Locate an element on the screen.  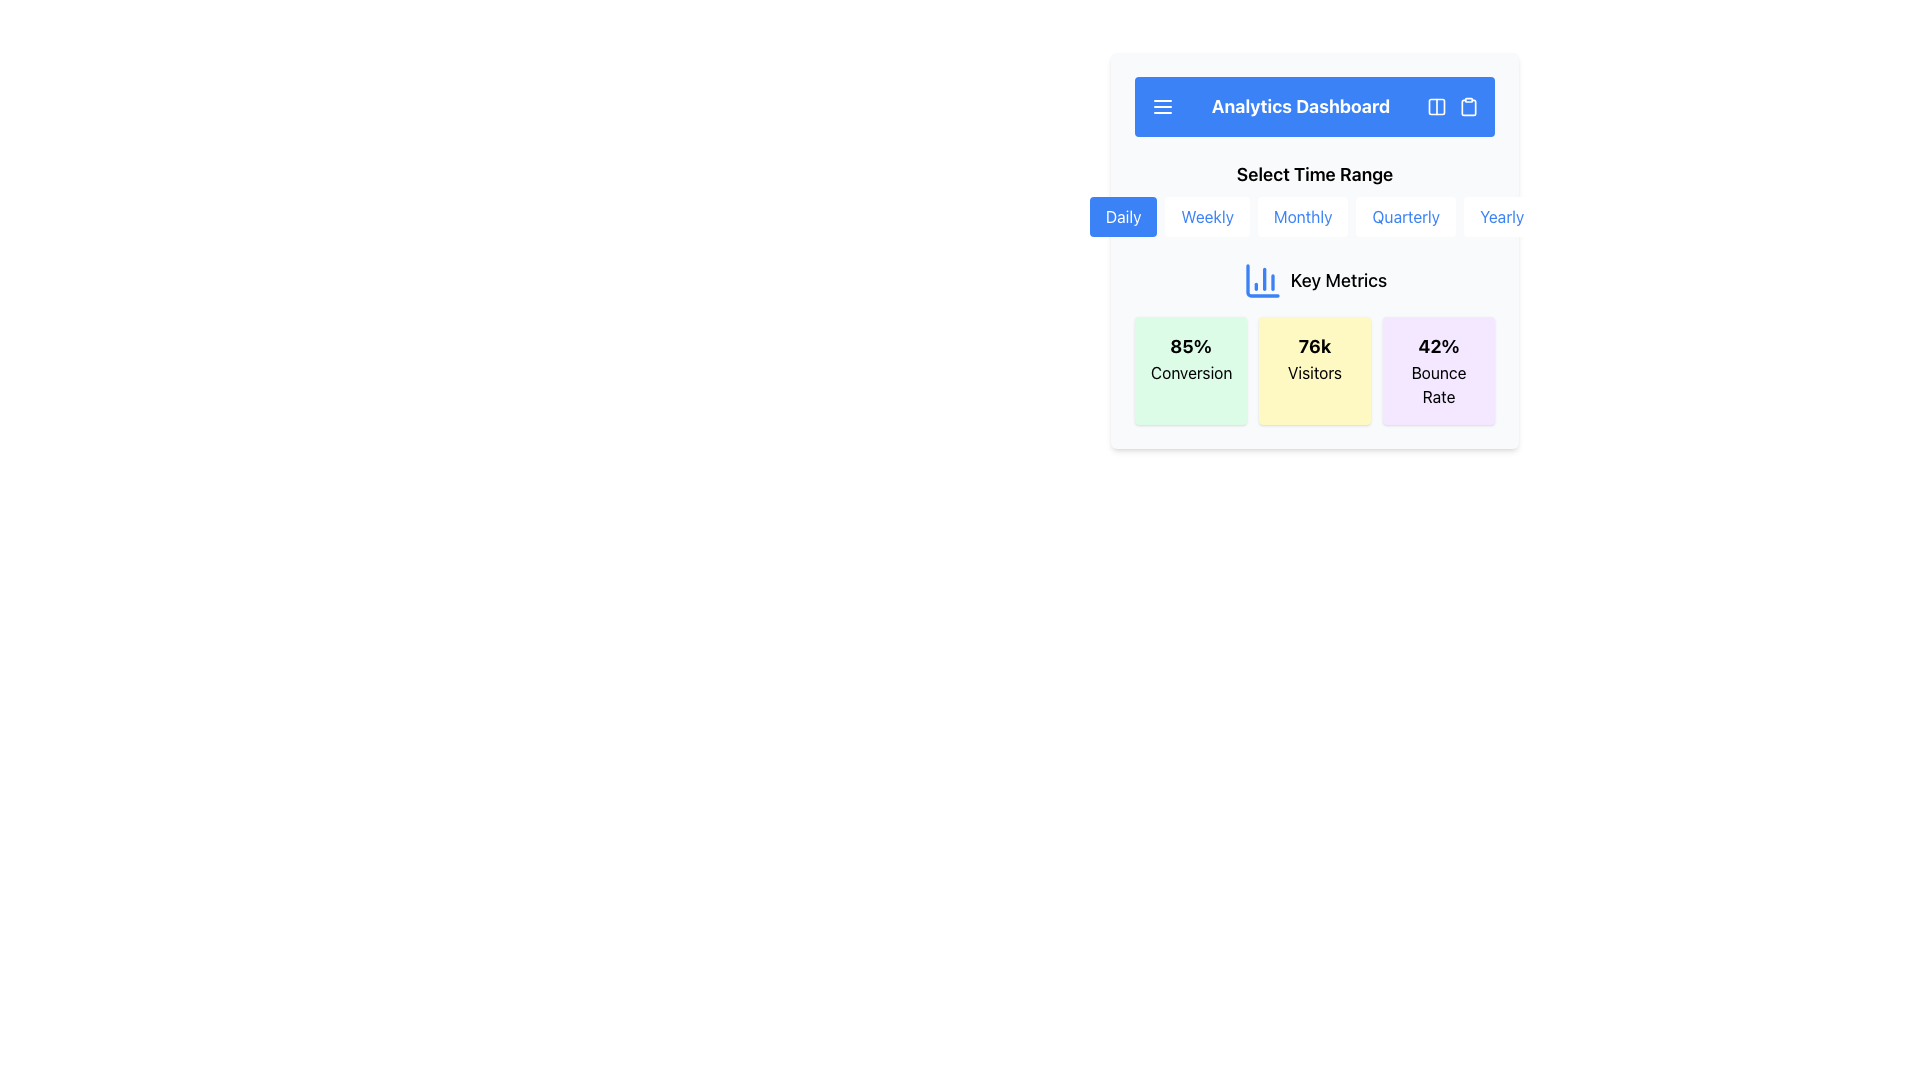
the middle metric card component in the Key Metrics section is located at coordinates (1315, 370).